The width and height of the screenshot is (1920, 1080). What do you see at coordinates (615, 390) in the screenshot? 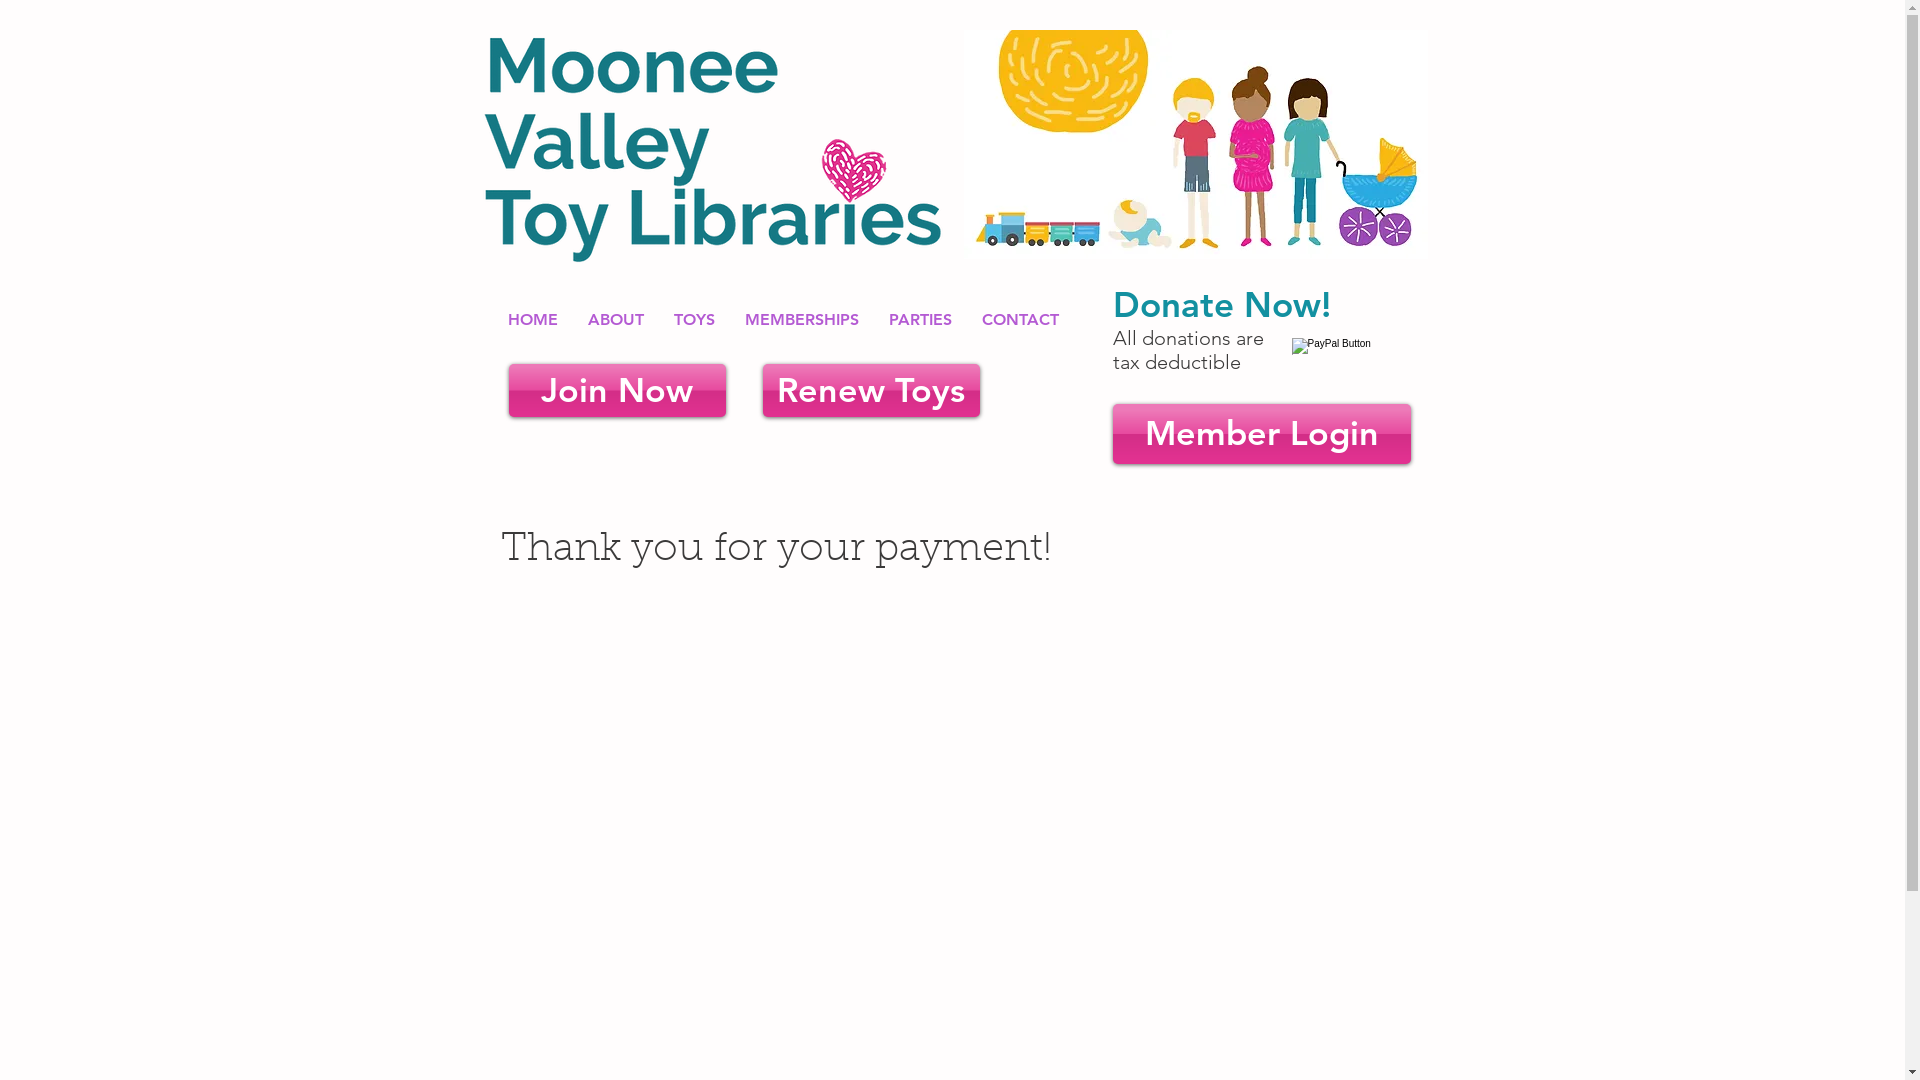
I see `'Join Now'` at bounding box center [615, 390].